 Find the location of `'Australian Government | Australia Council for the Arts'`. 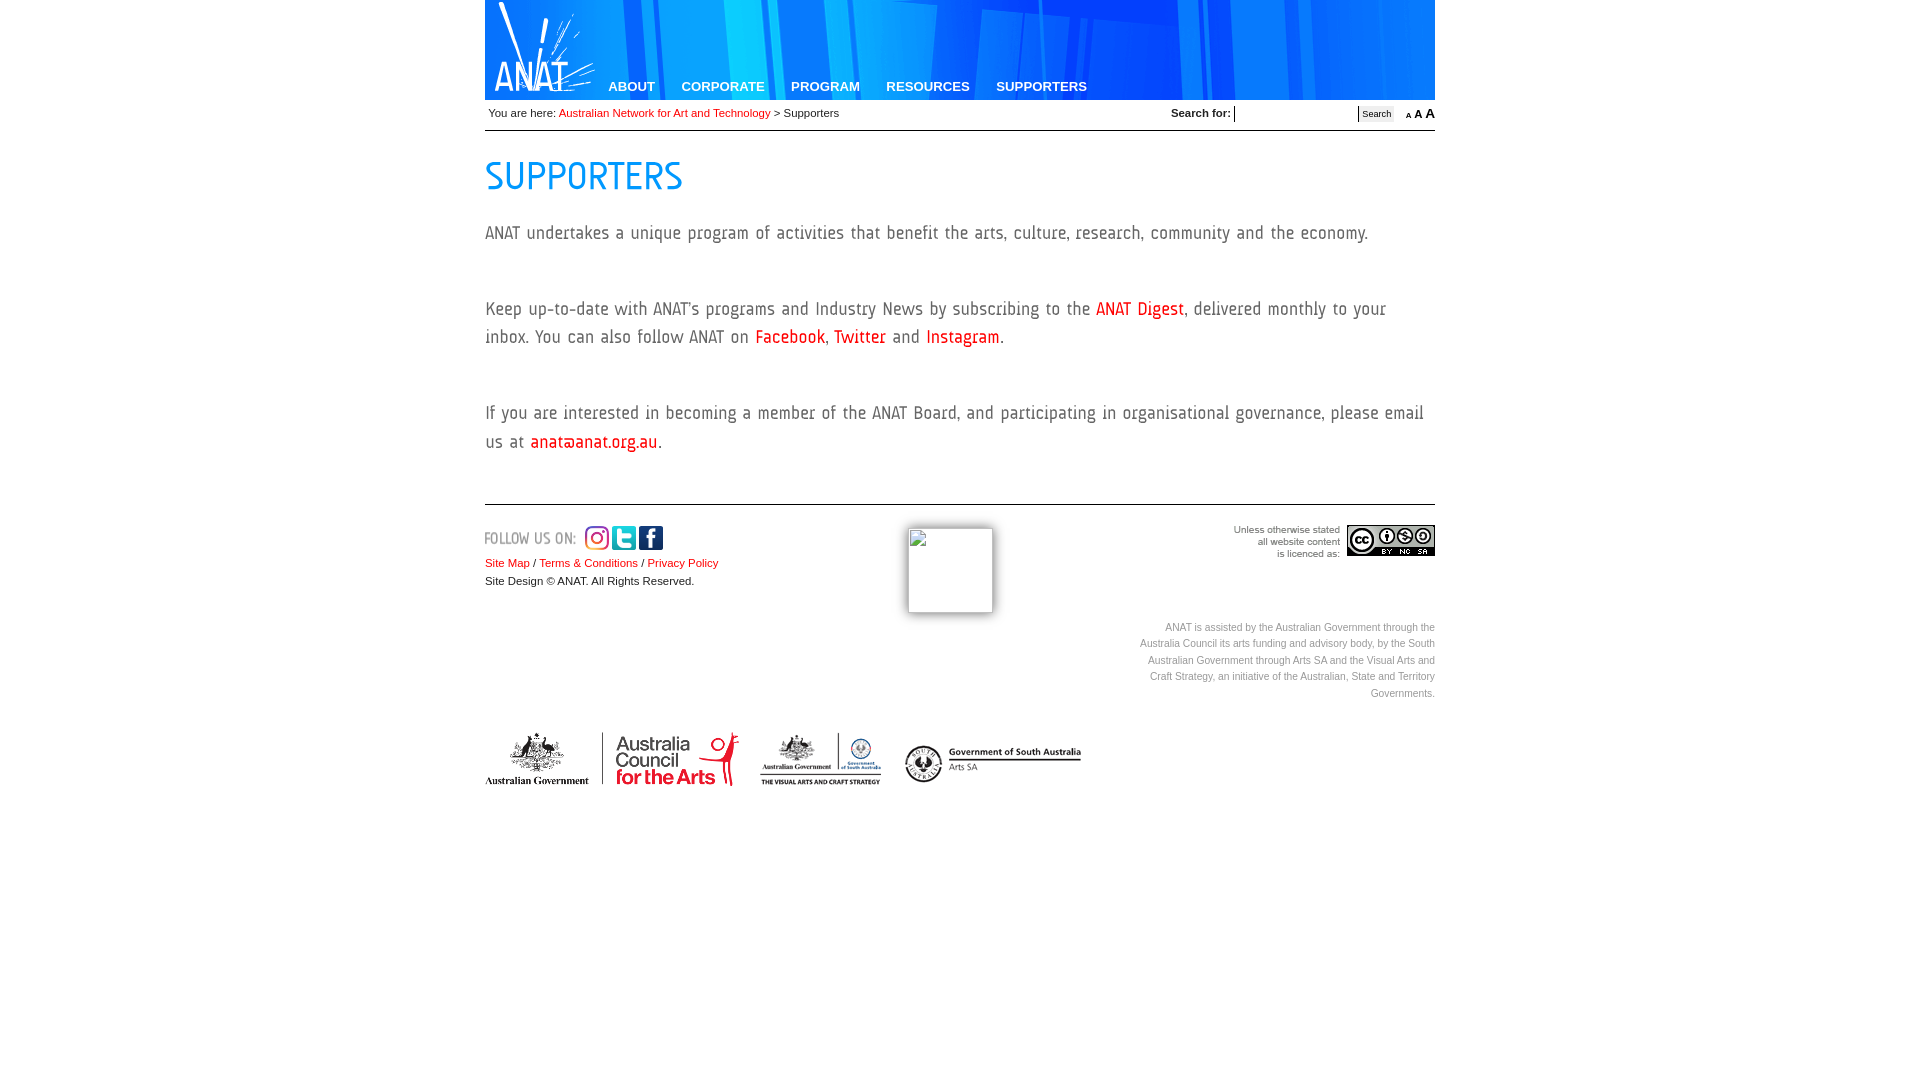

'Australian Government | Australia Council for the Arts' is located at coordinates (610, 759).